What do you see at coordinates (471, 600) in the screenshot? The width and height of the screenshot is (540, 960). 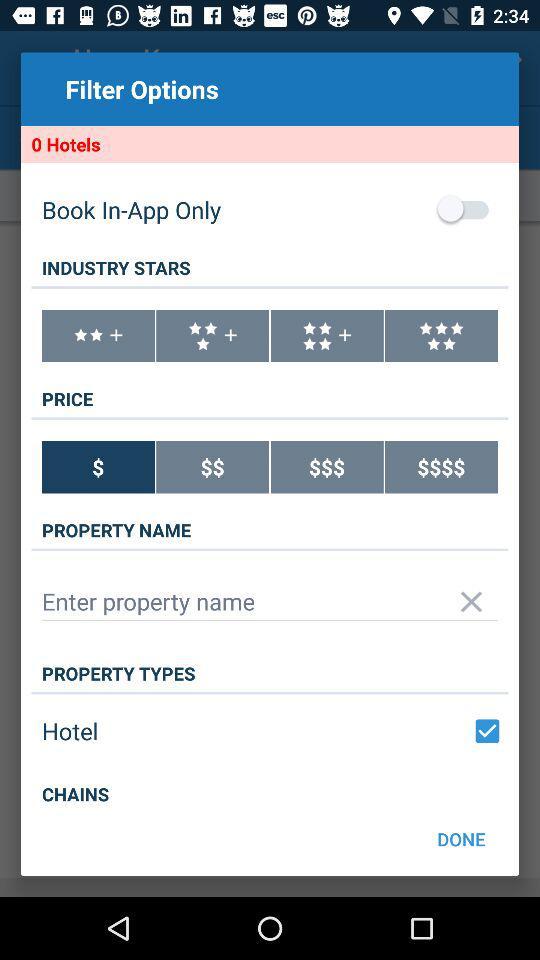 I see `remove property name` at bounding box center [471, 600].